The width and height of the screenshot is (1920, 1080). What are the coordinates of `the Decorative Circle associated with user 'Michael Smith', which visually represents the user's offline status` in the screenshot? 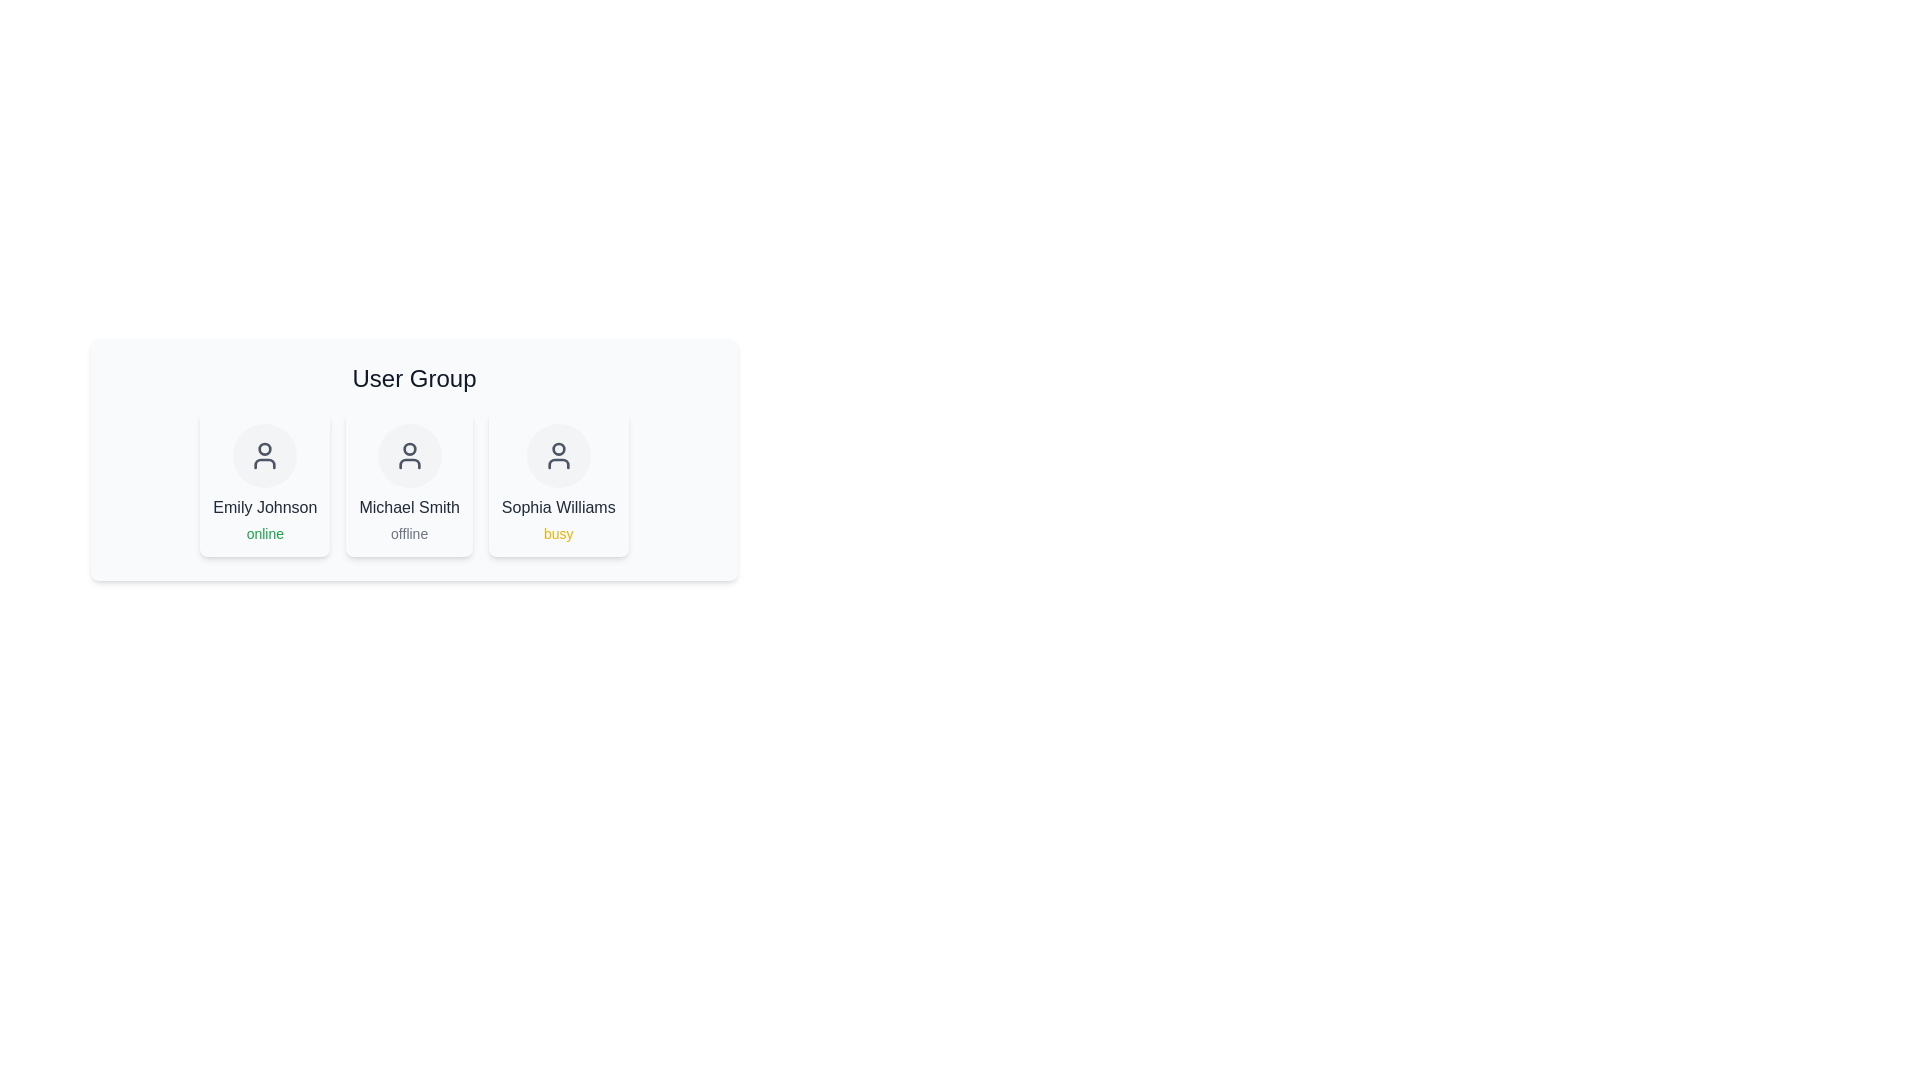 It's located at (408, 448).